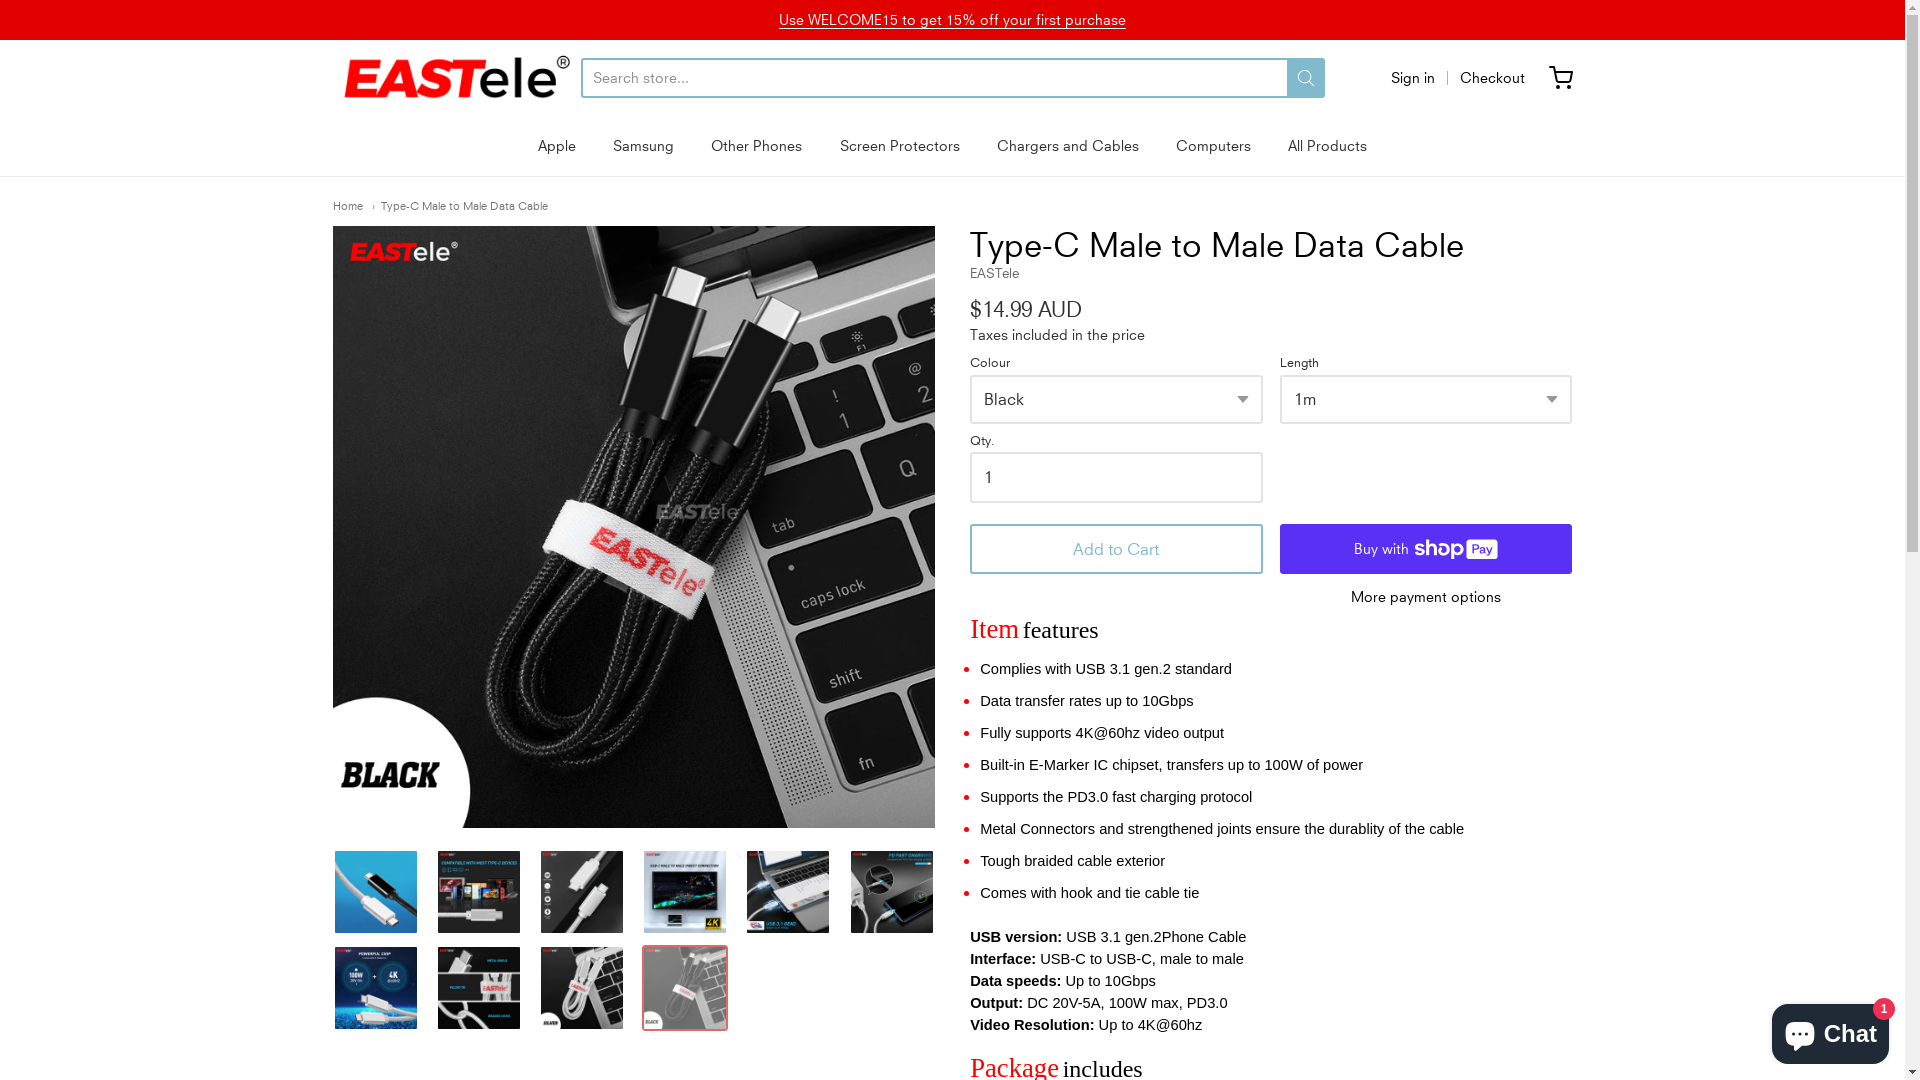 This screenshot has height=1080, width=1920. What do you see at coordinates (632, 526) in the screenshot?
I see `'Type-C Male to Male Data Cable'` at bounding box center [632, 526].